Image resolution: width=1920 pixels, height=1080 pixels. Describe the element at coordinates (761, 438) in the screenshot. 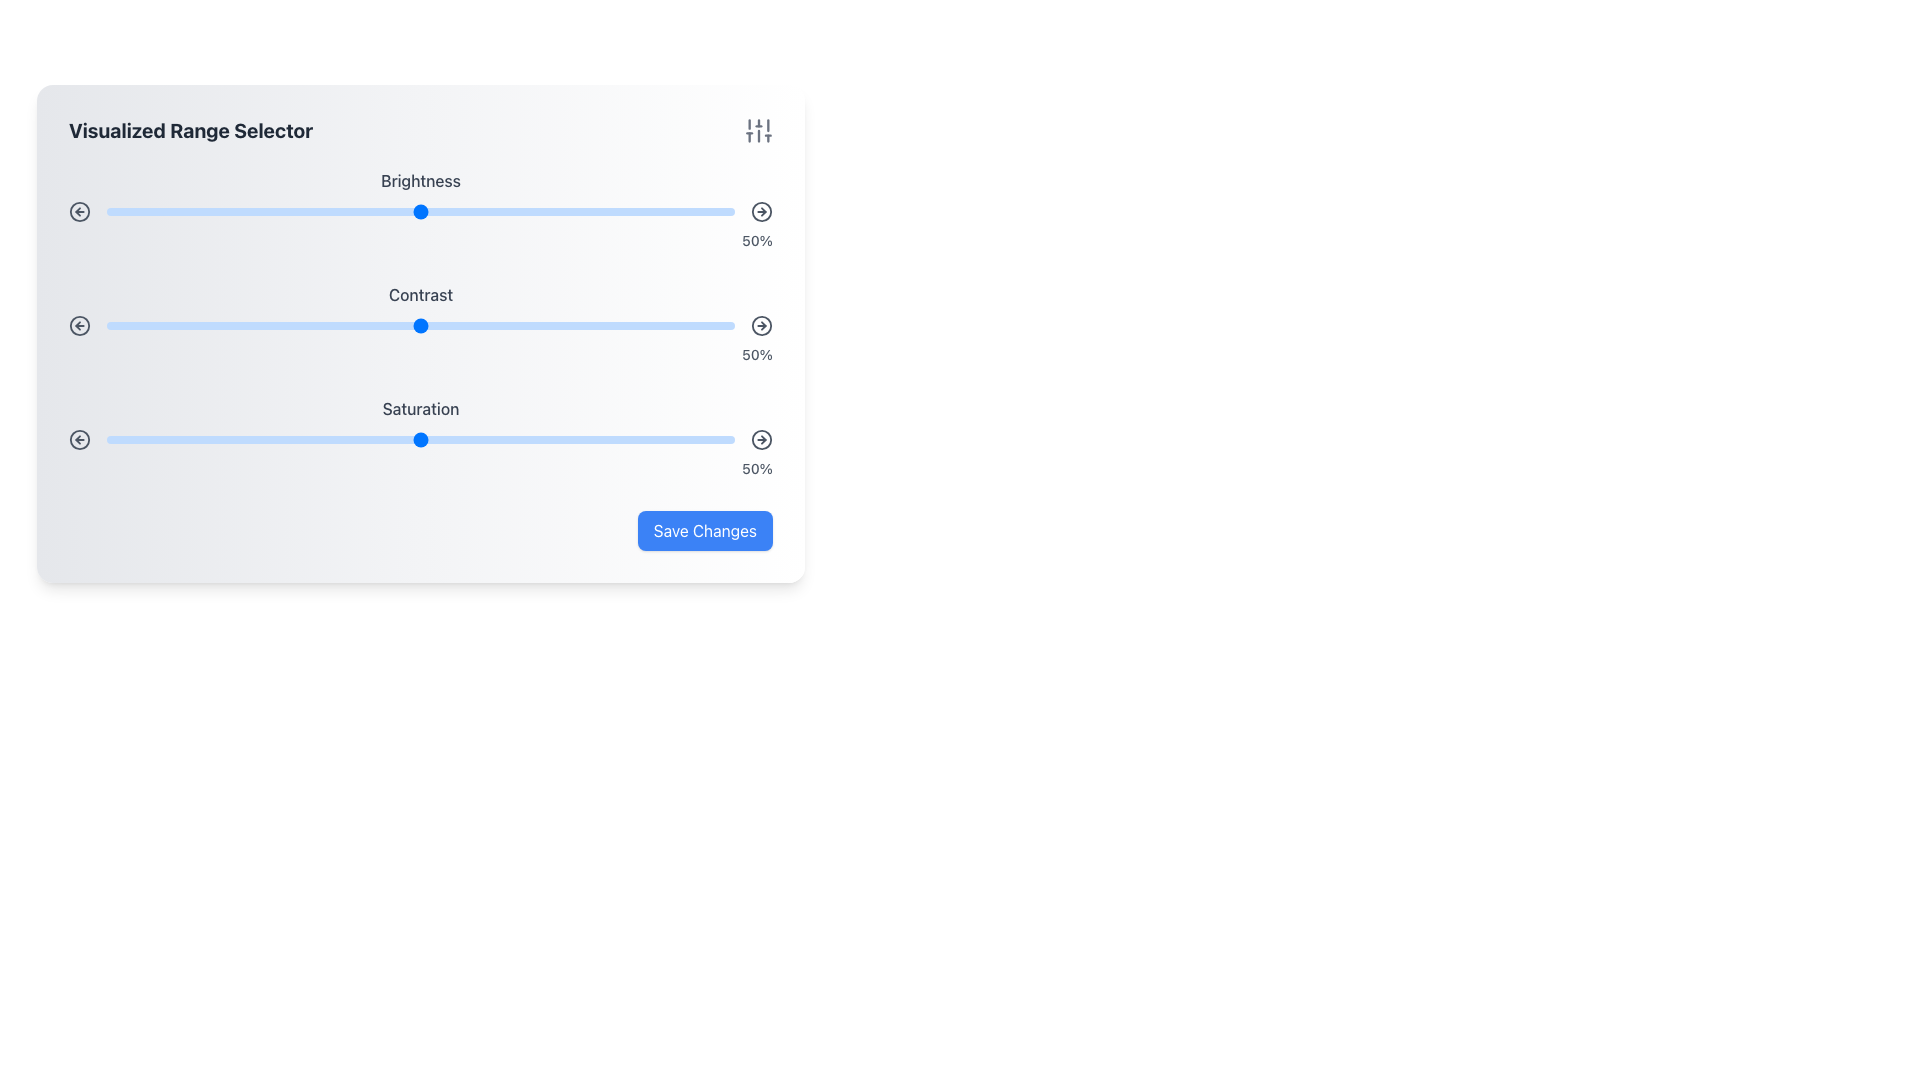

I see `the circular icon button with a gray border and a red arrow pointing to the right, located on the far right of the 'Saturation' slider` at that location.